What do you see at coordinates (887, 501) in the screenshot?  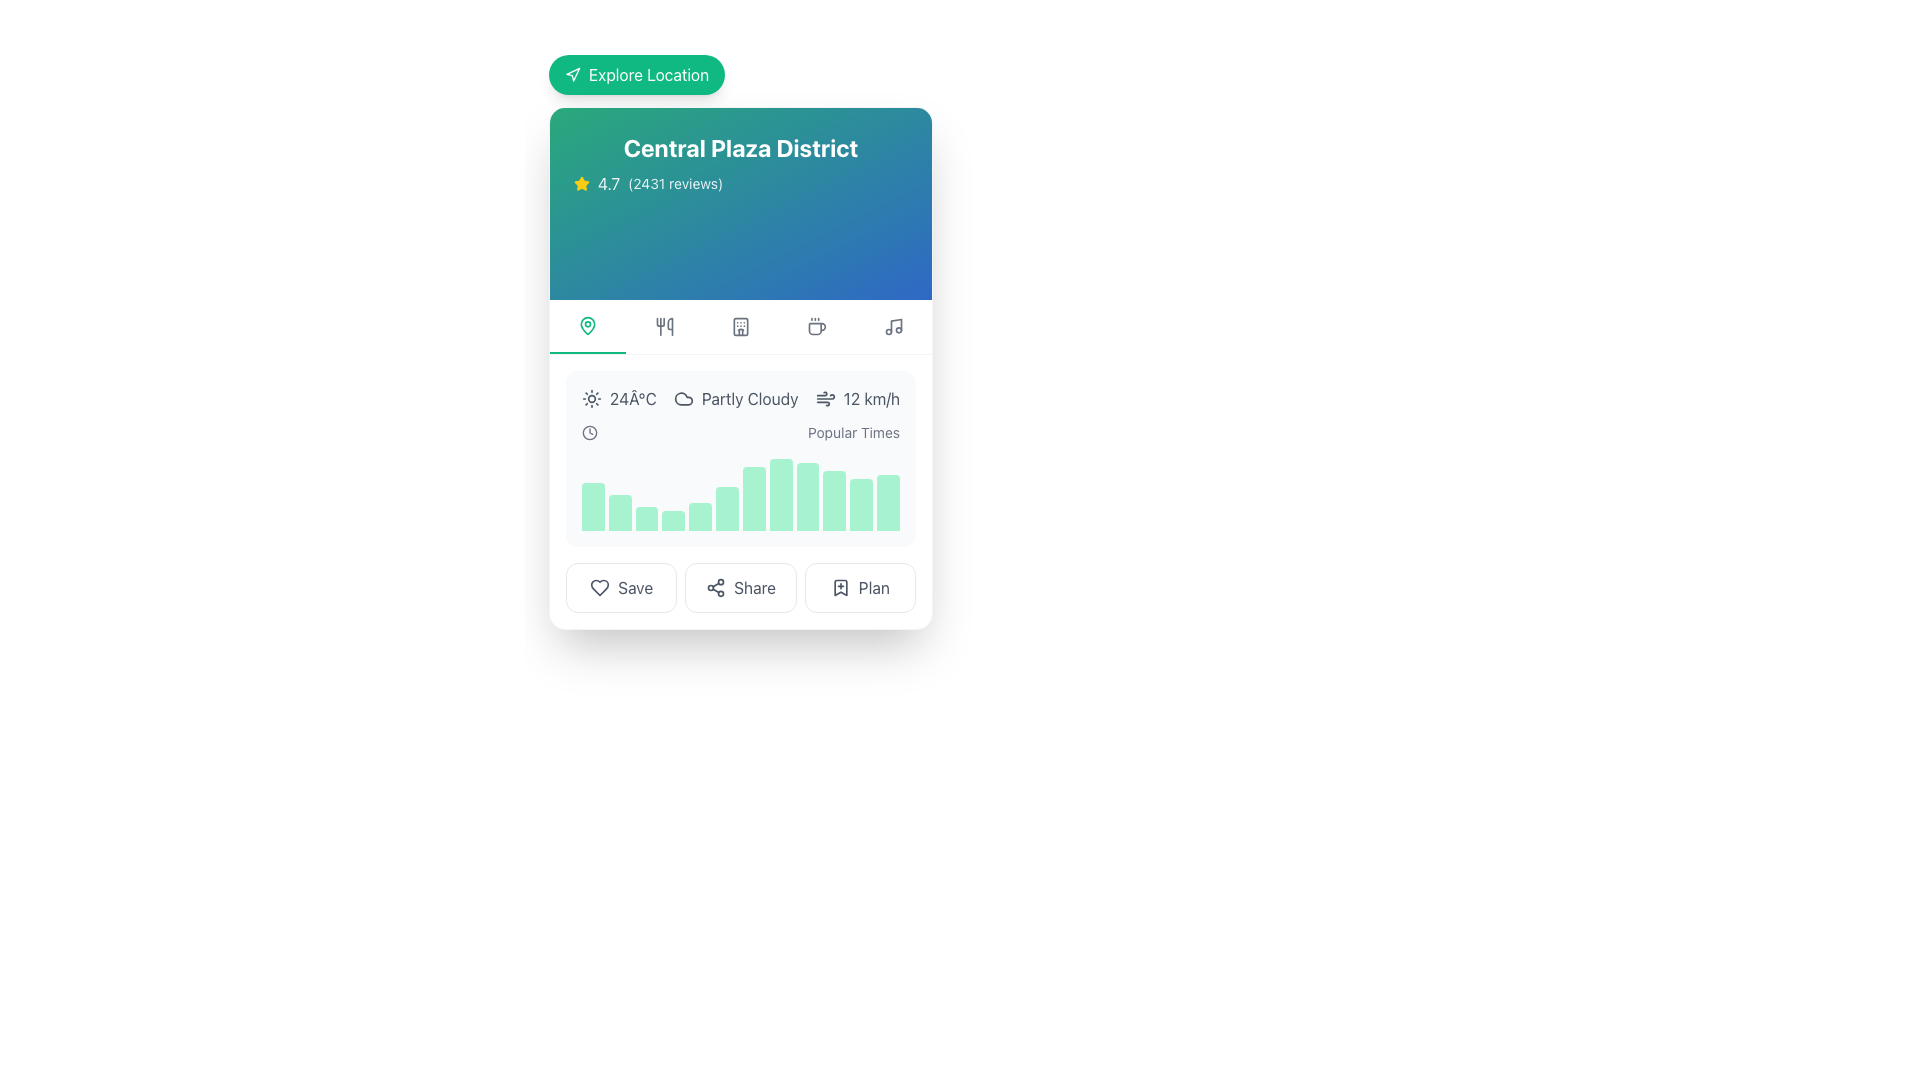 I see `the 12th vertically oriented light green bar in the chart` at bounding box center [887, 501].